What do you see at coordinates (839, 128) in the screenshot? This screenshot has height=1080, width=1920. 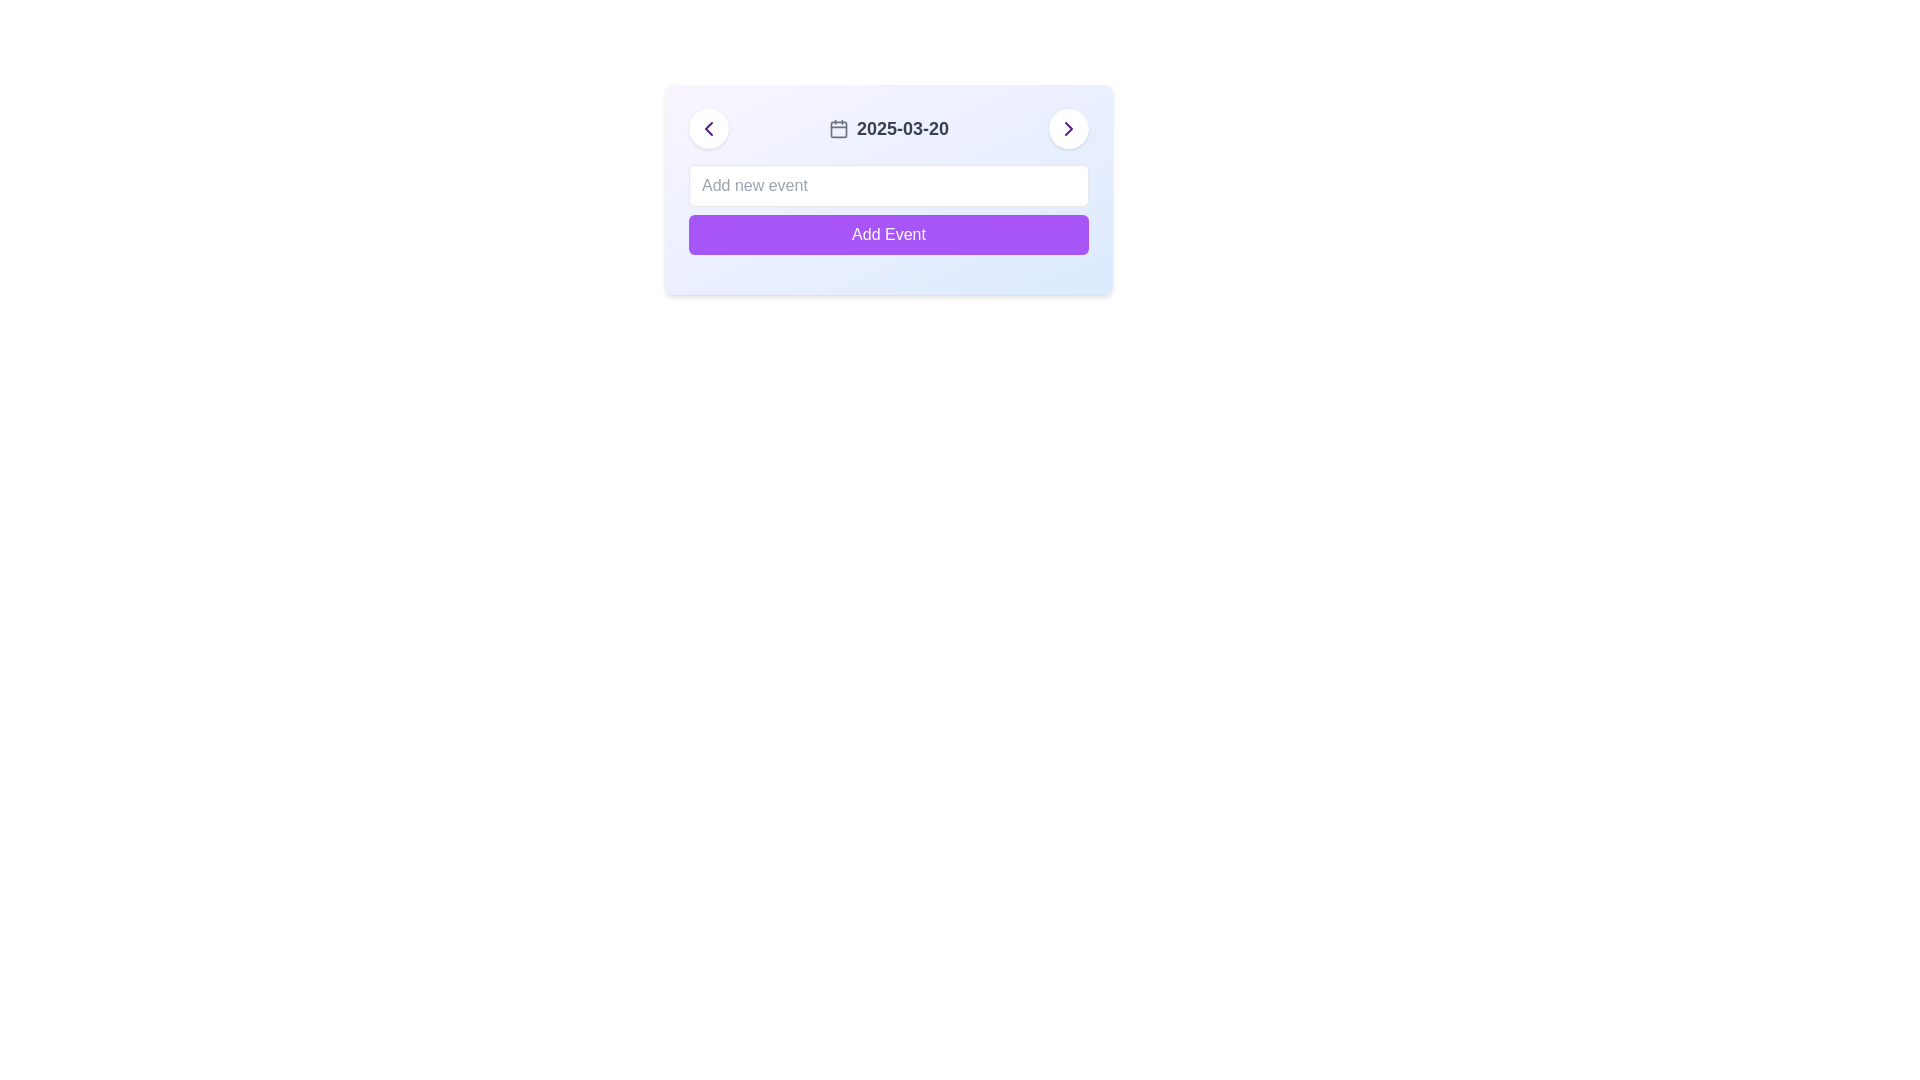 I see `the calendar icon, which is styled with a rounded, minimalist line art in gray color and positioned immediately to the left of the date text '2025-03-20'` at bounding box center [839, 128].